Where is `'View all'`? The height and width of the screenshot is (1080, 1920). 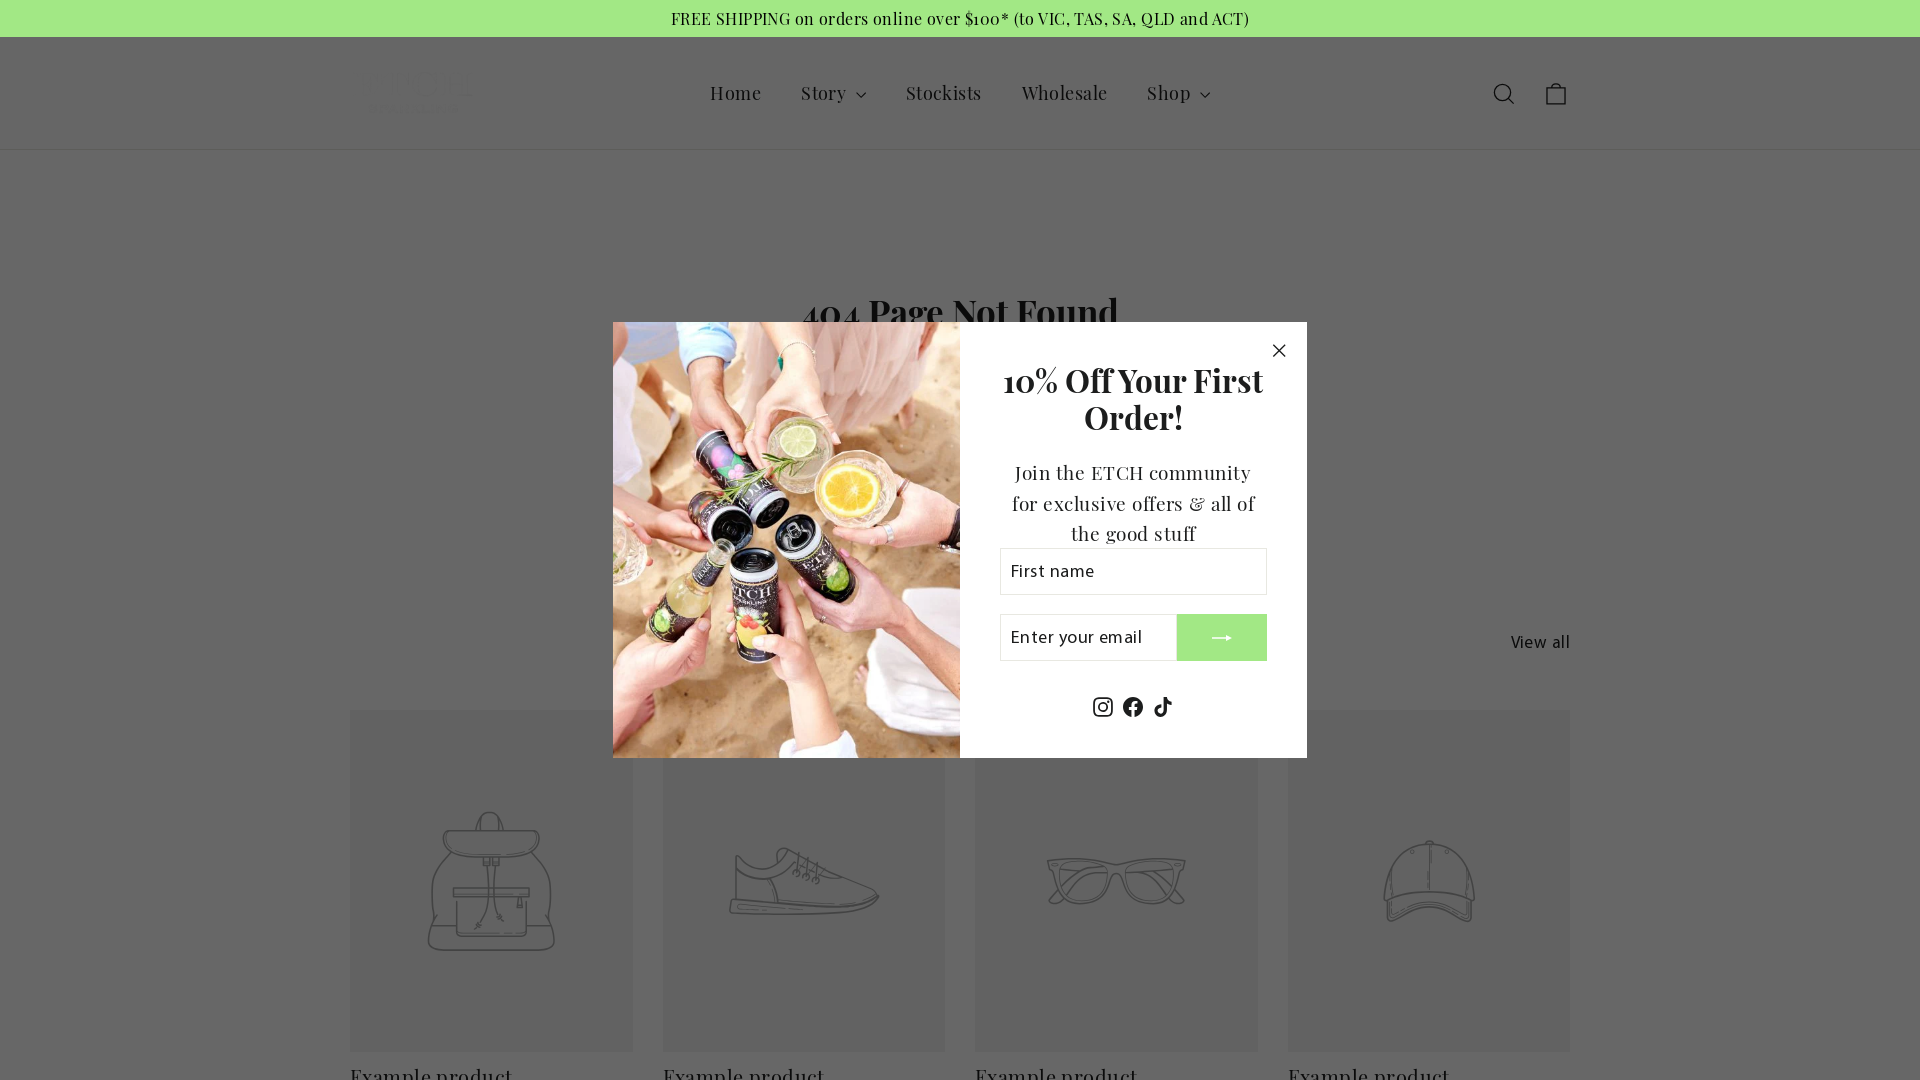 'View all' is located at coordinates (1539, 638).